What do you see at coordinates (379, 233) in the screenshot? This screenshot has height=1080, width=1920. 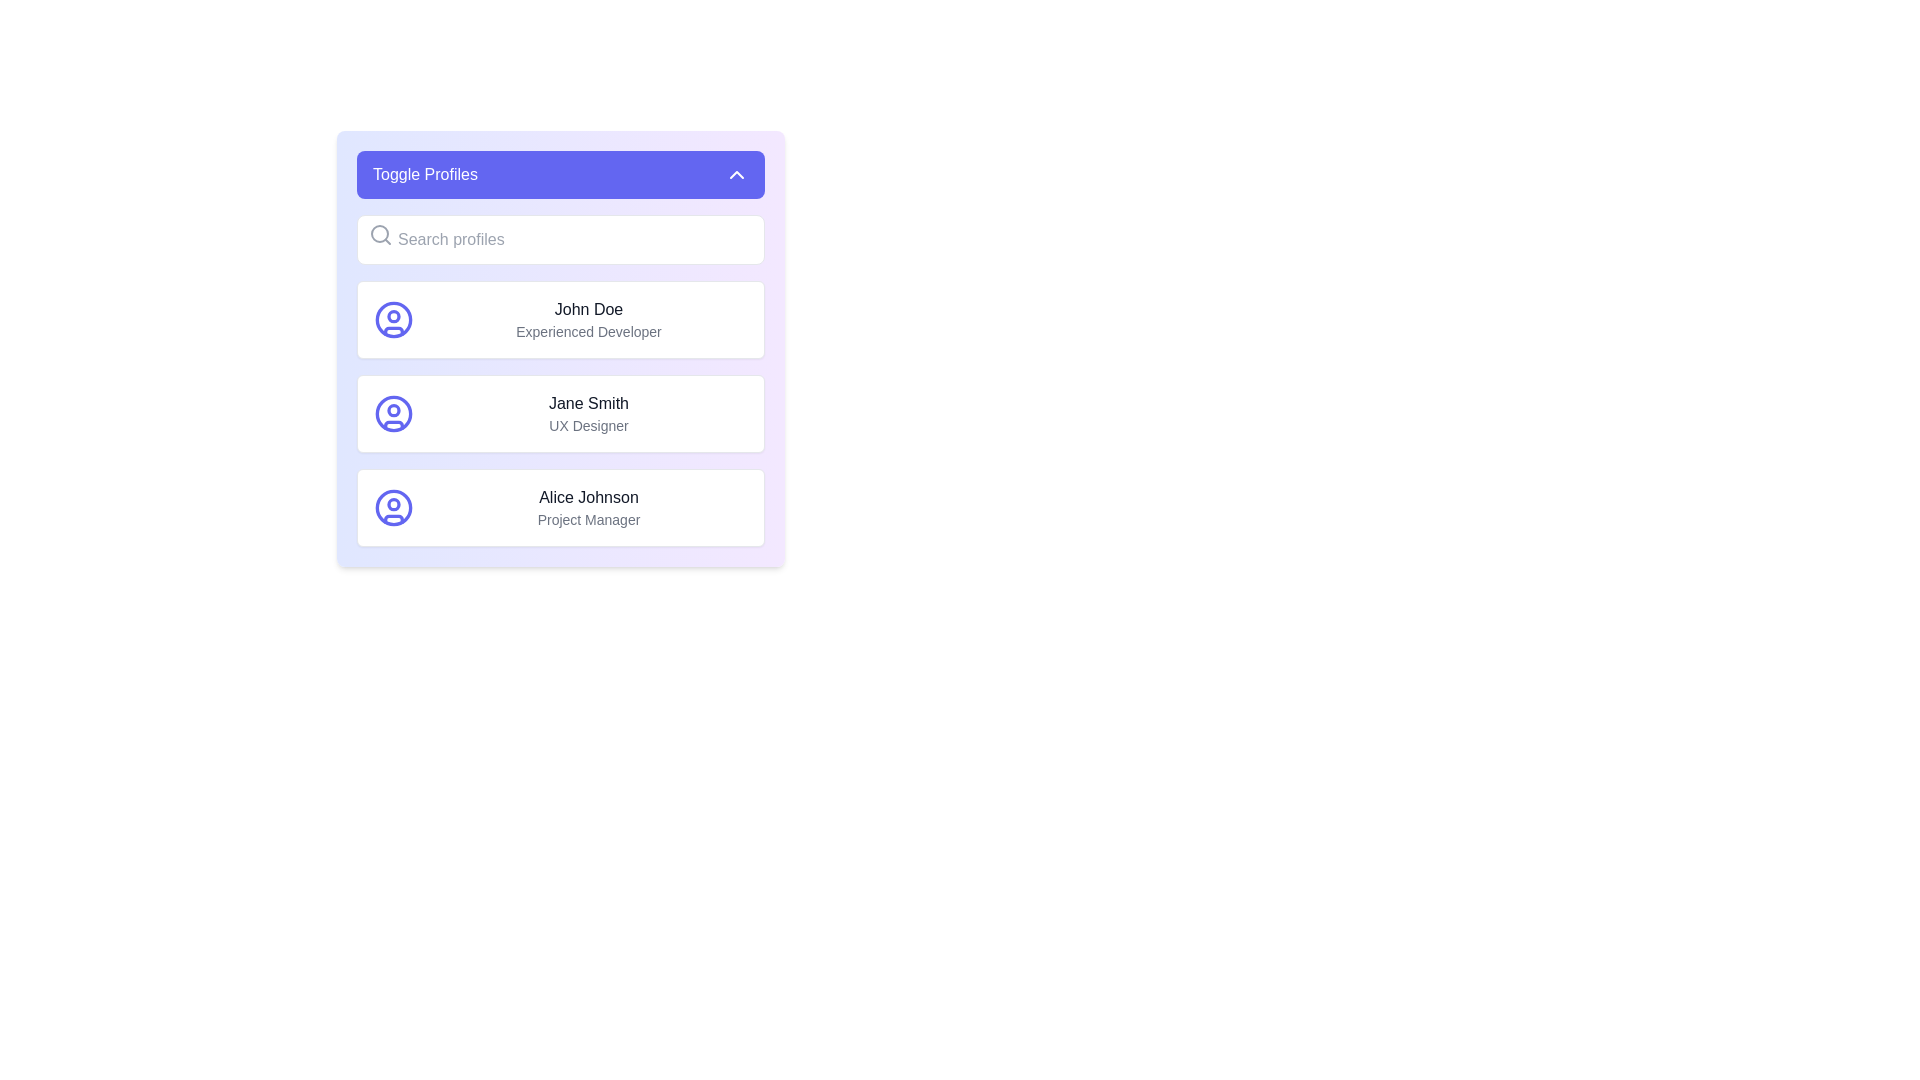 I see `the small circular shape within the search icon located at the top of the vertical profile selection panel` at bounding box center [379, 233].